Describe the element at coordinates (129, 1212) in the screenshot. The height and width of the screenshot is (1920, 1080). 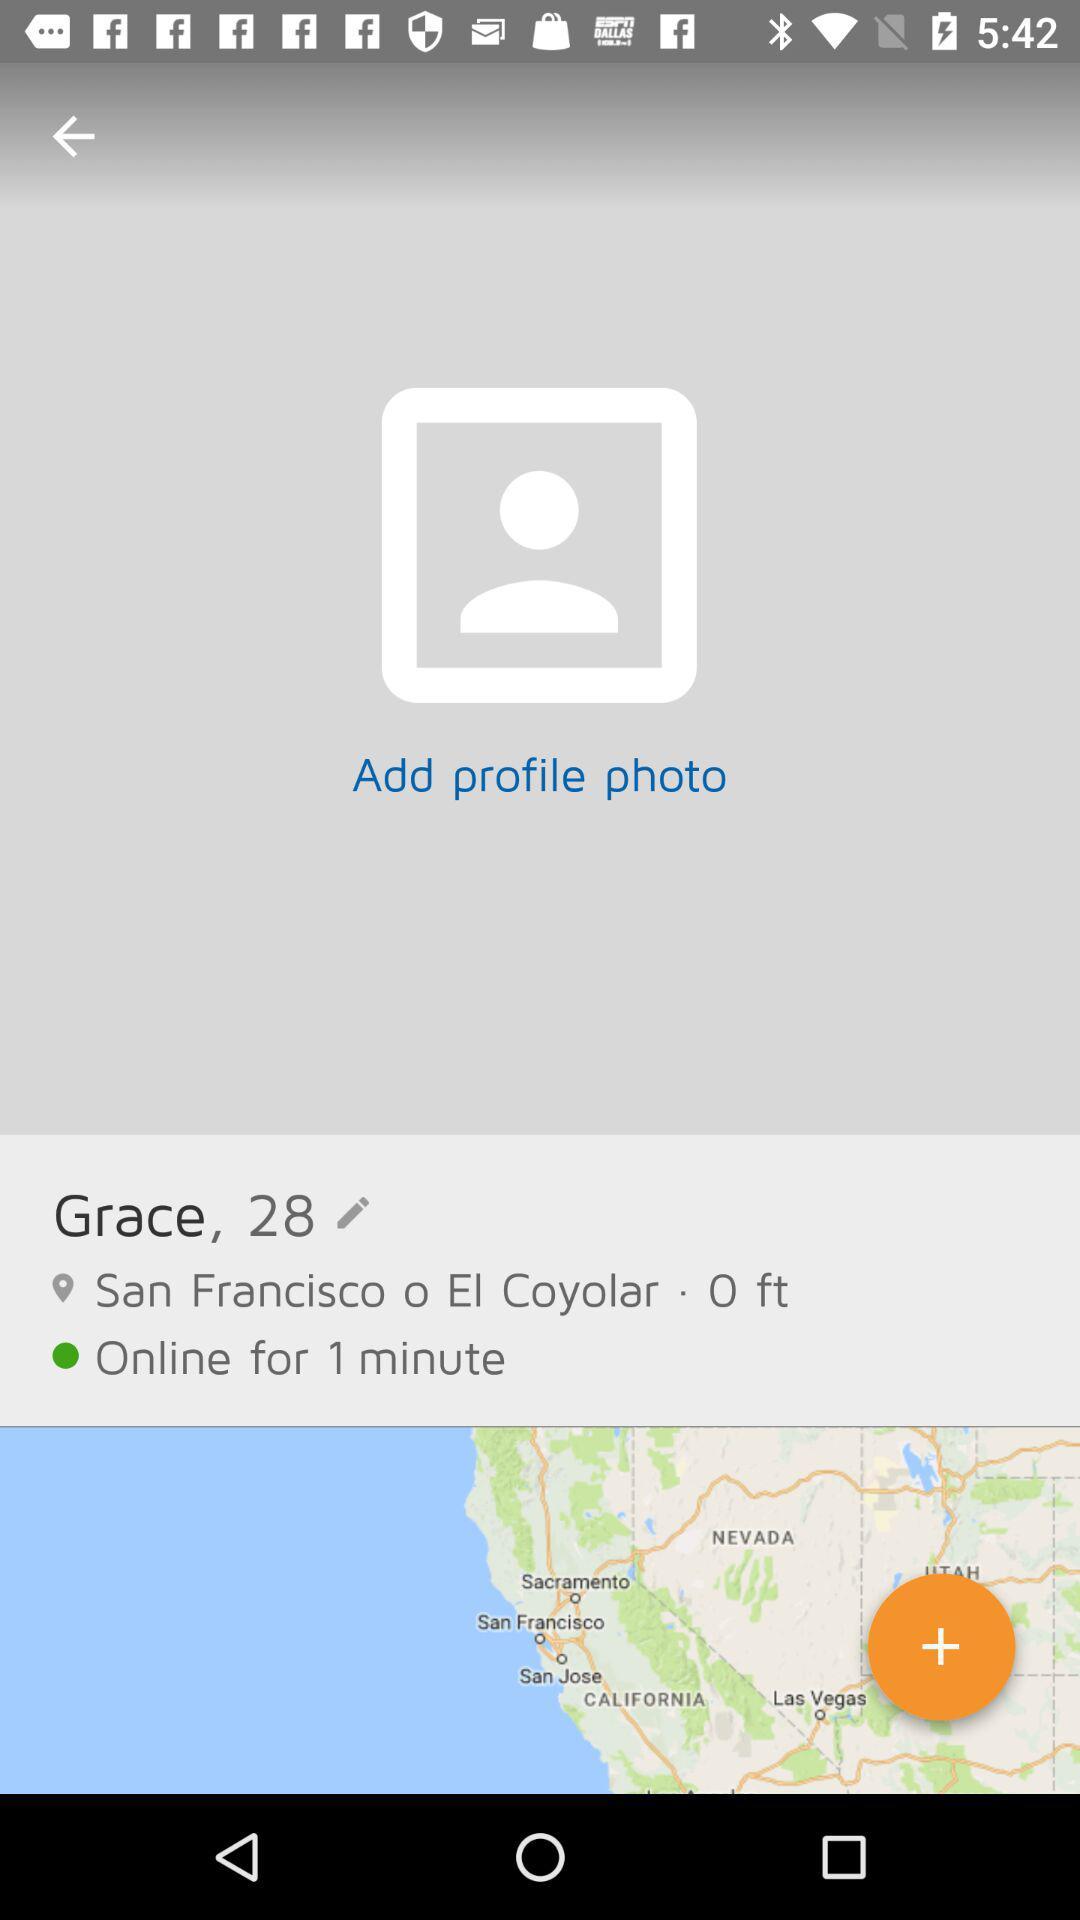
I see `grace icon` at that location.